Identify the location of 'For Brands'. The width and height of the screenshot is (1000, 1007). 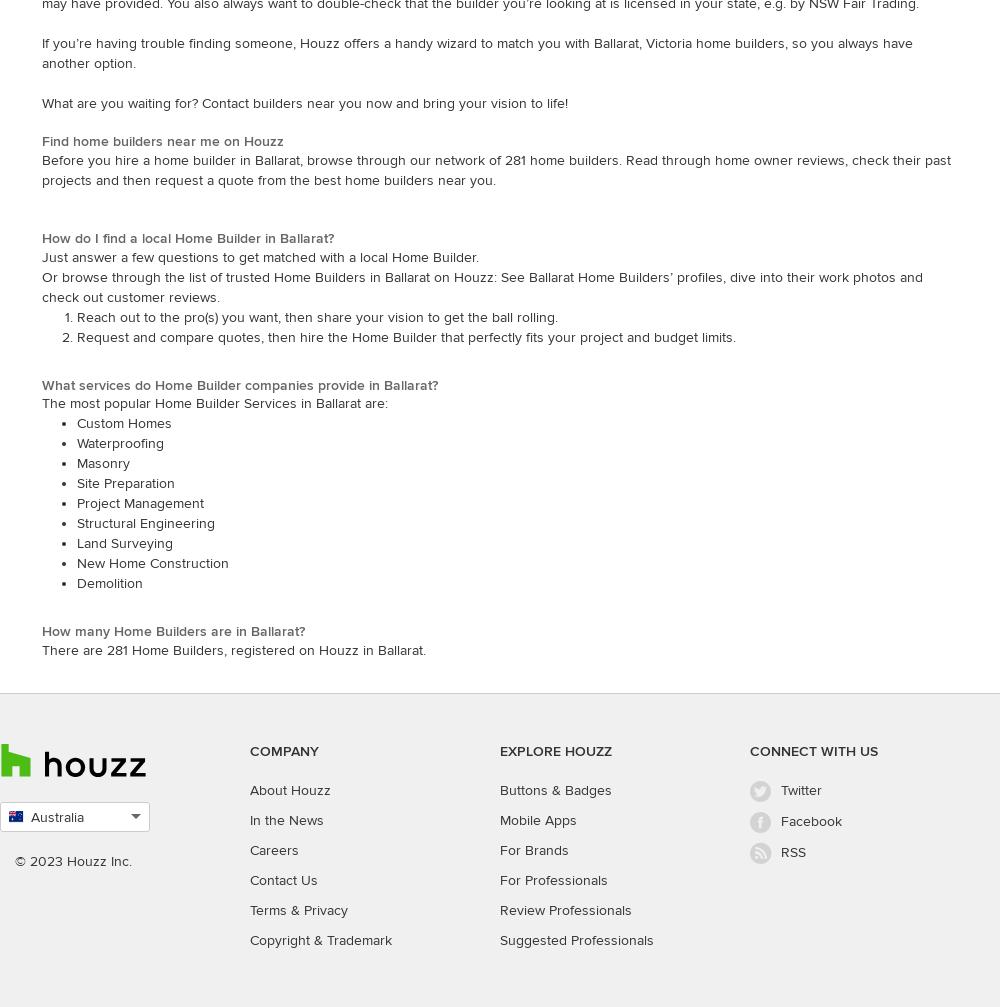
(500, 848).